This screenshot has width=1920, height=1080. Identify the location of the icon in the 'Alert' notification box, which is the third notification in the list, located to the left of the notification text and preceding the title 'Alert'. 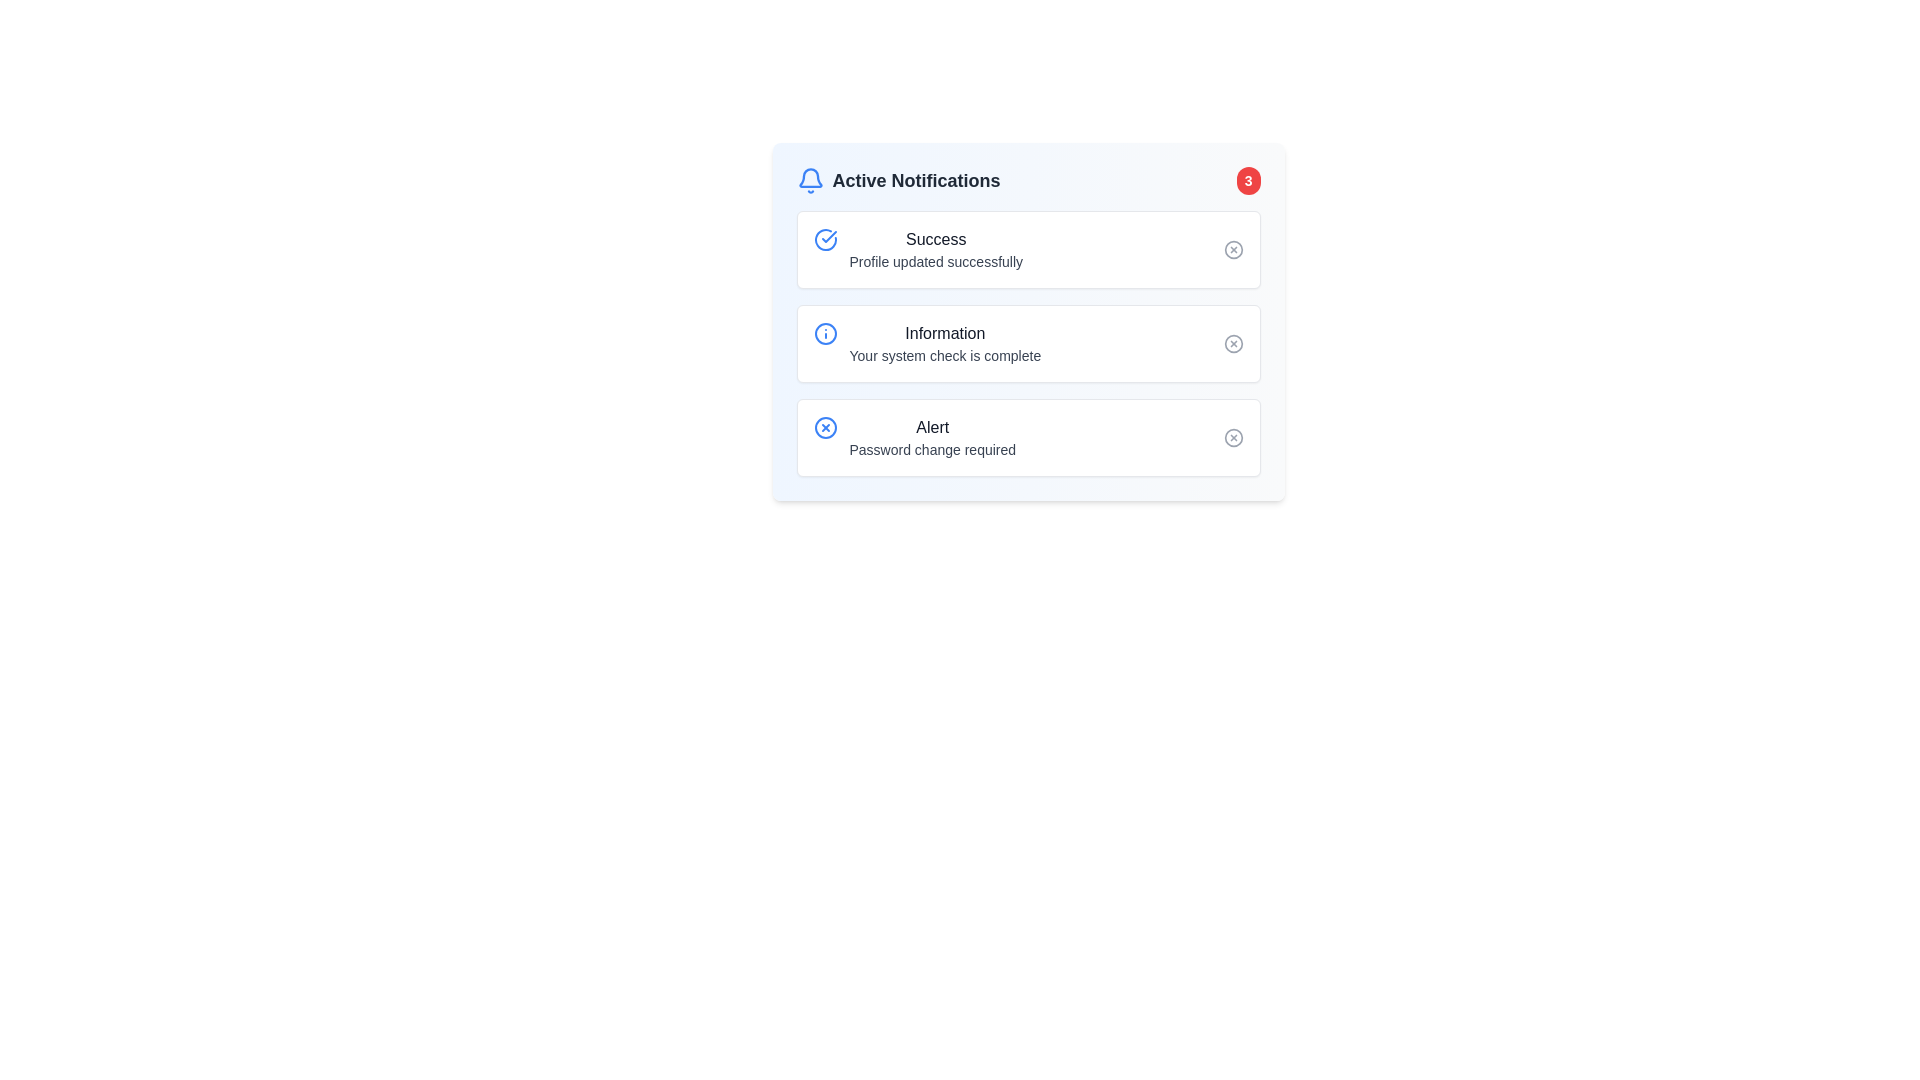
(825, 427).